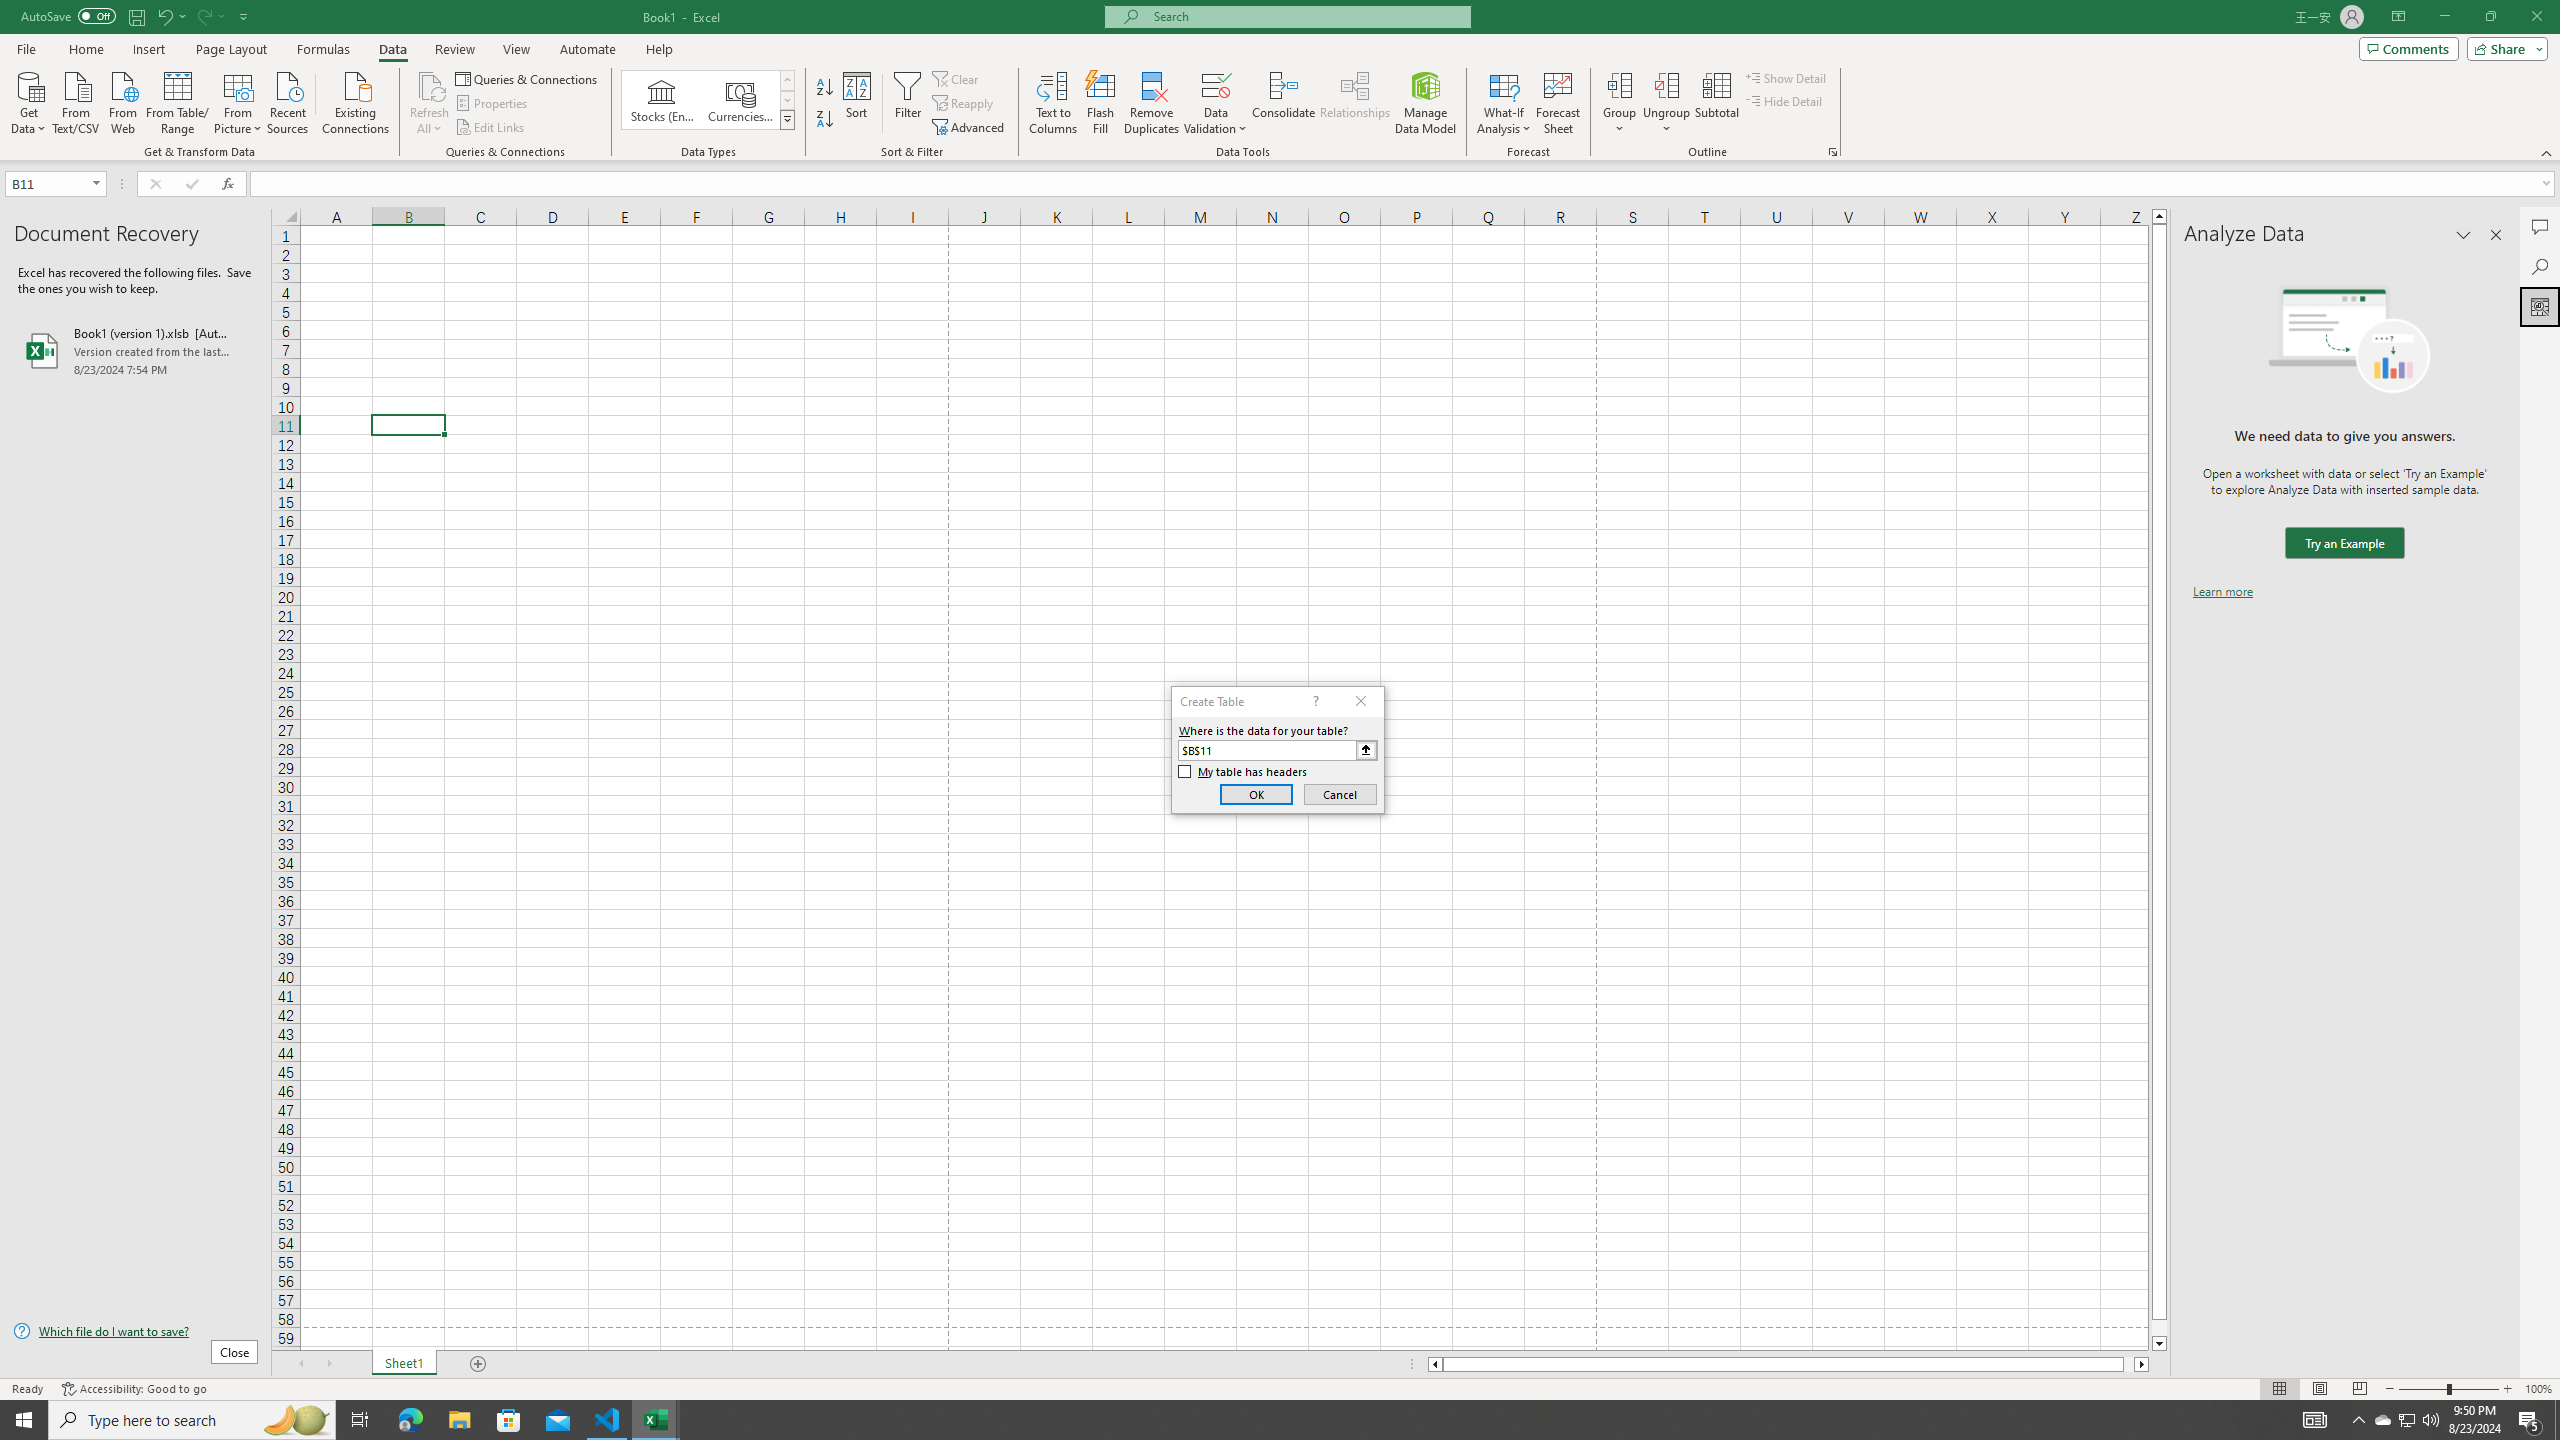  What do you see at coordinates (2443, 16) in the screenshot?
I see `'Minimize'` at bounding box center [2443, 16].